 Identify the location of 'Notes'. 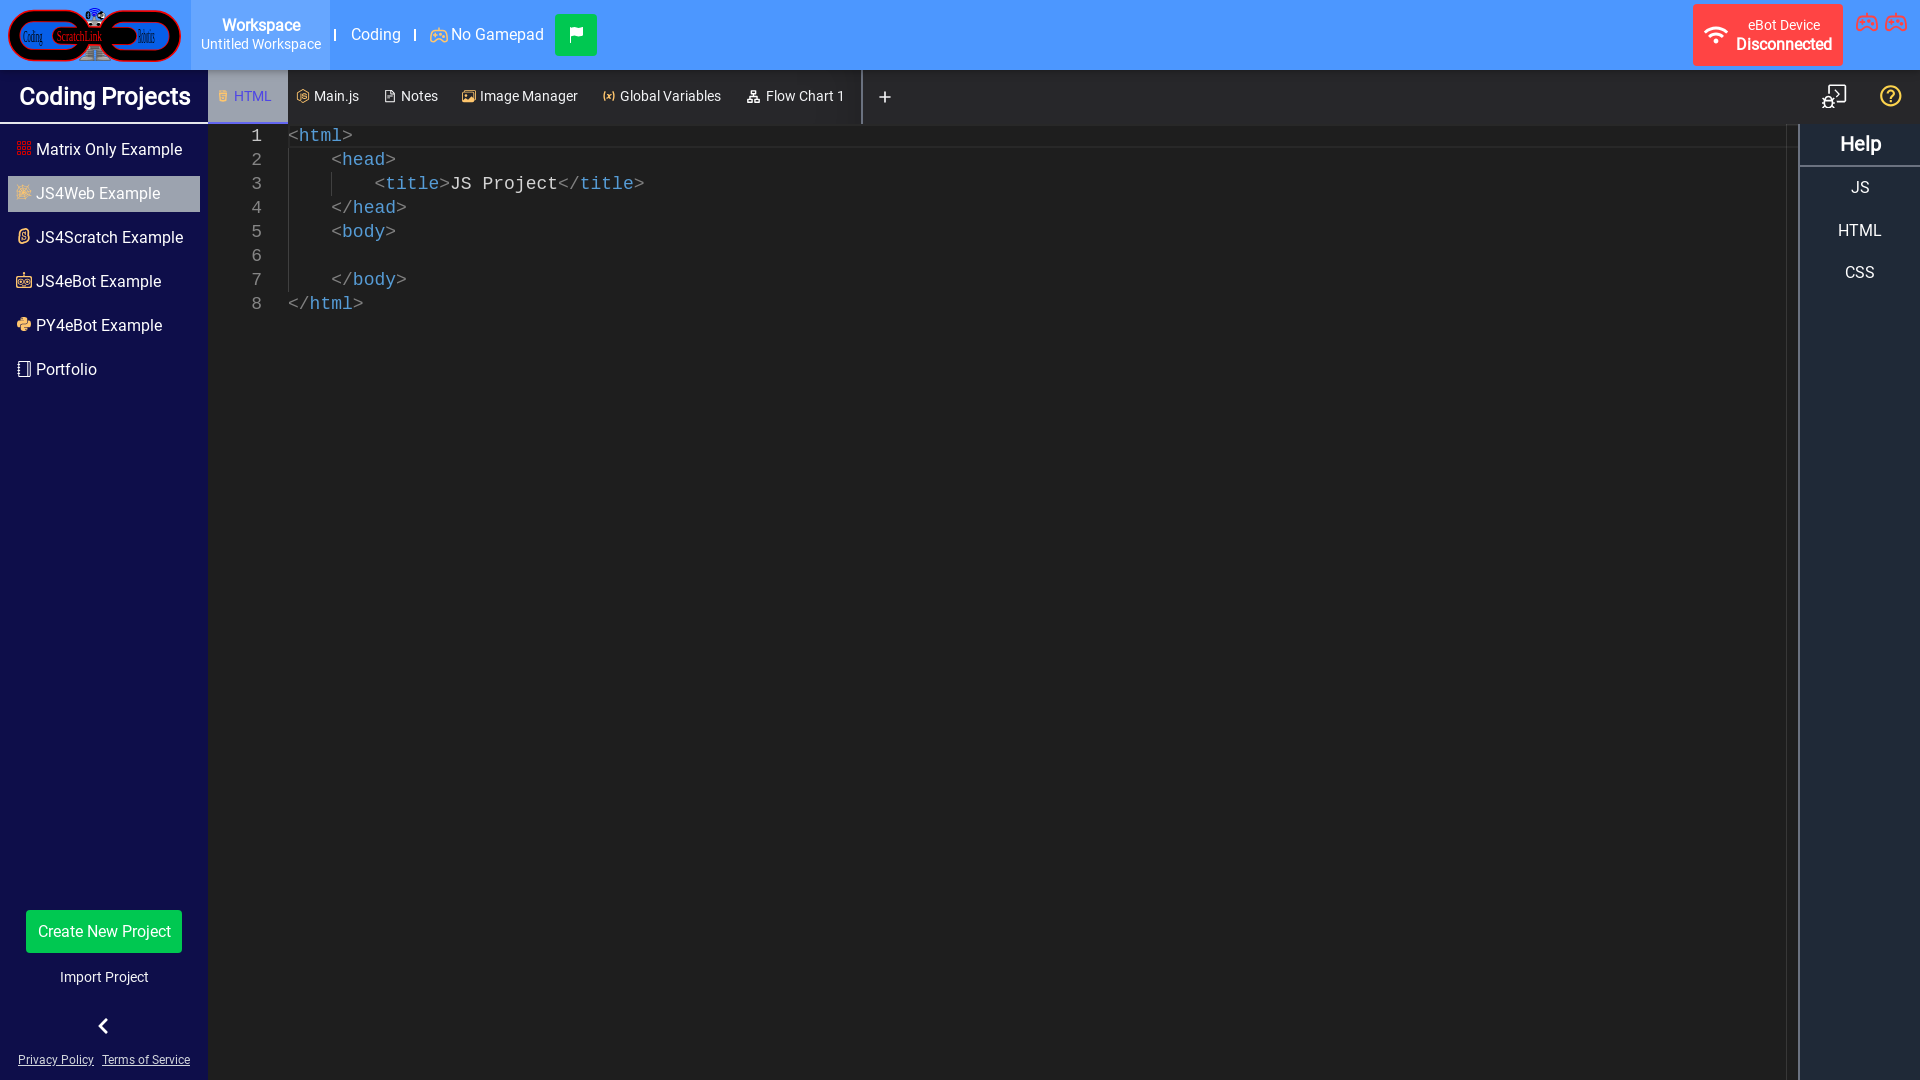
(374, 96).